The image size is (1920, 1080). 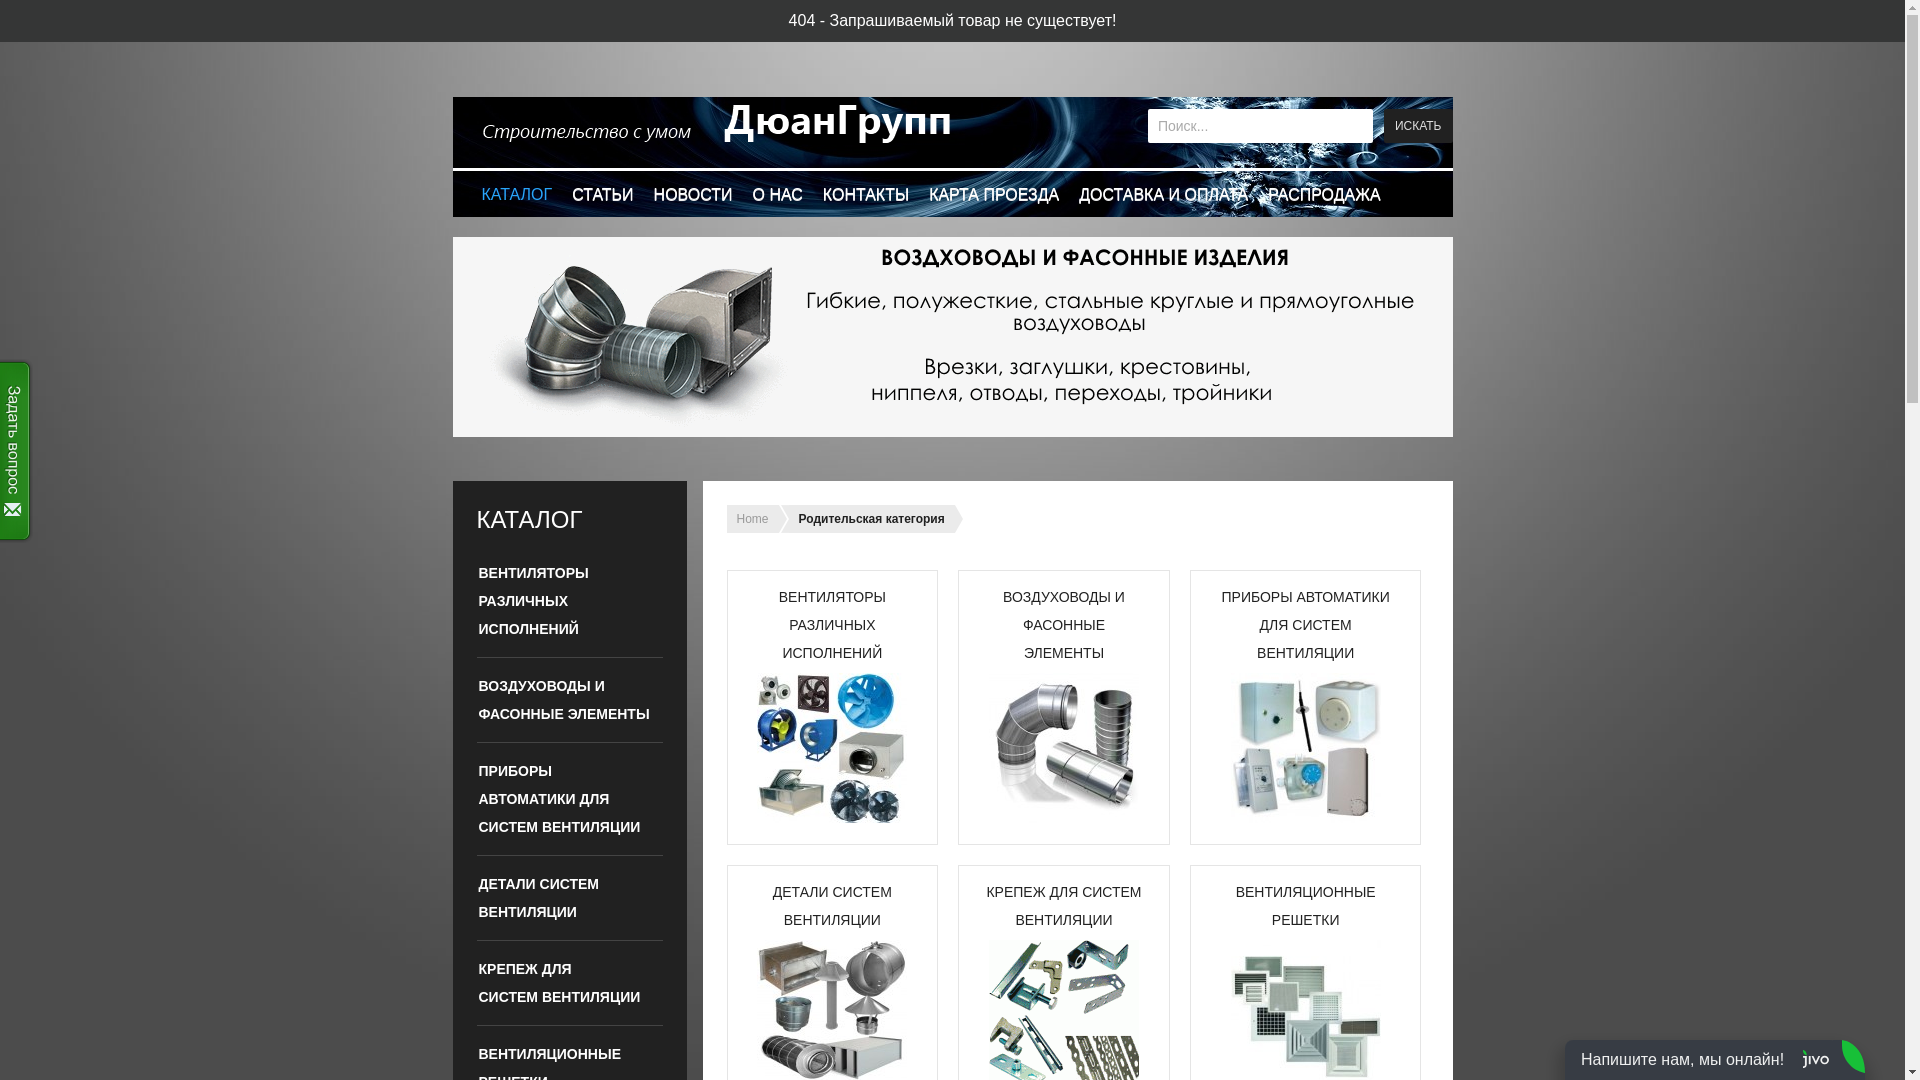 What do you see at coordinates (751, 518) in the screenshot?
I see `'Home'` at bounding box center [751, 518].